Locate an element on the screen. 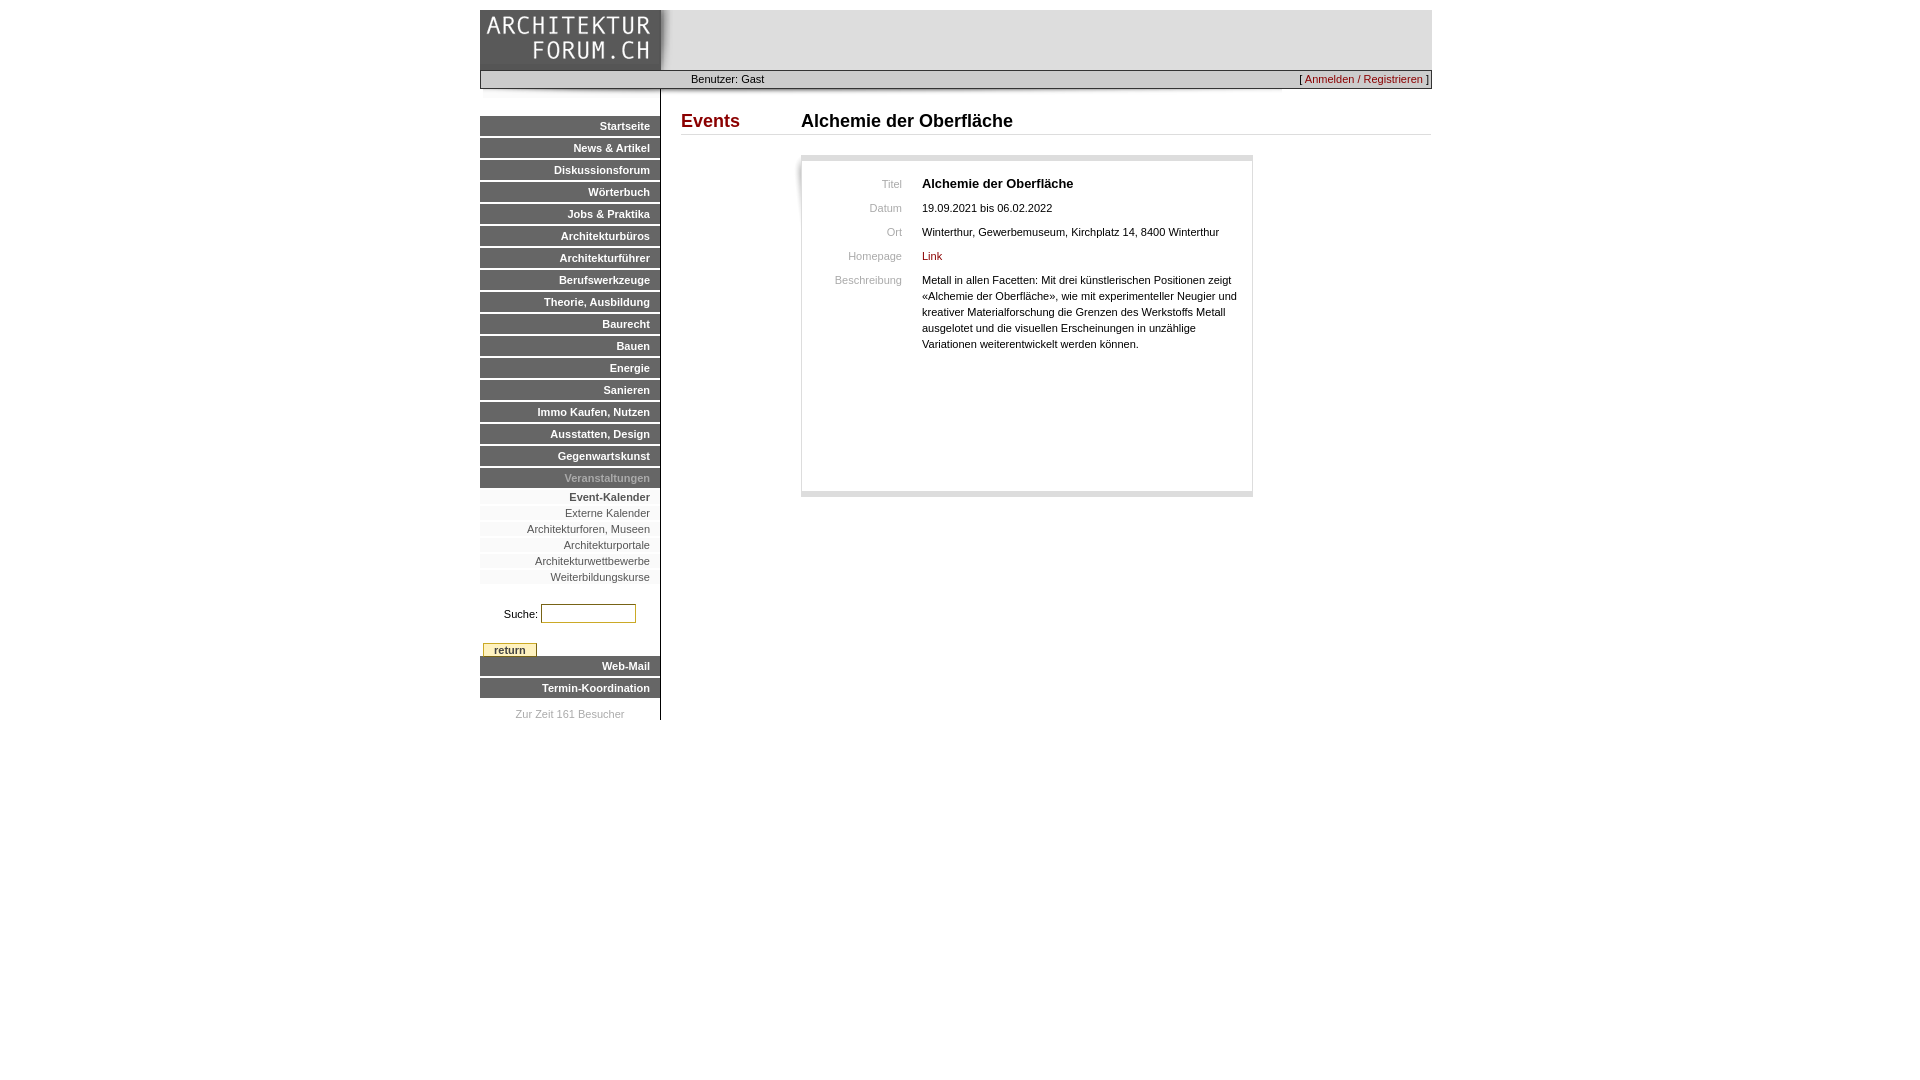  'Jobs & Praktika' is located at coordinates (569, 213).